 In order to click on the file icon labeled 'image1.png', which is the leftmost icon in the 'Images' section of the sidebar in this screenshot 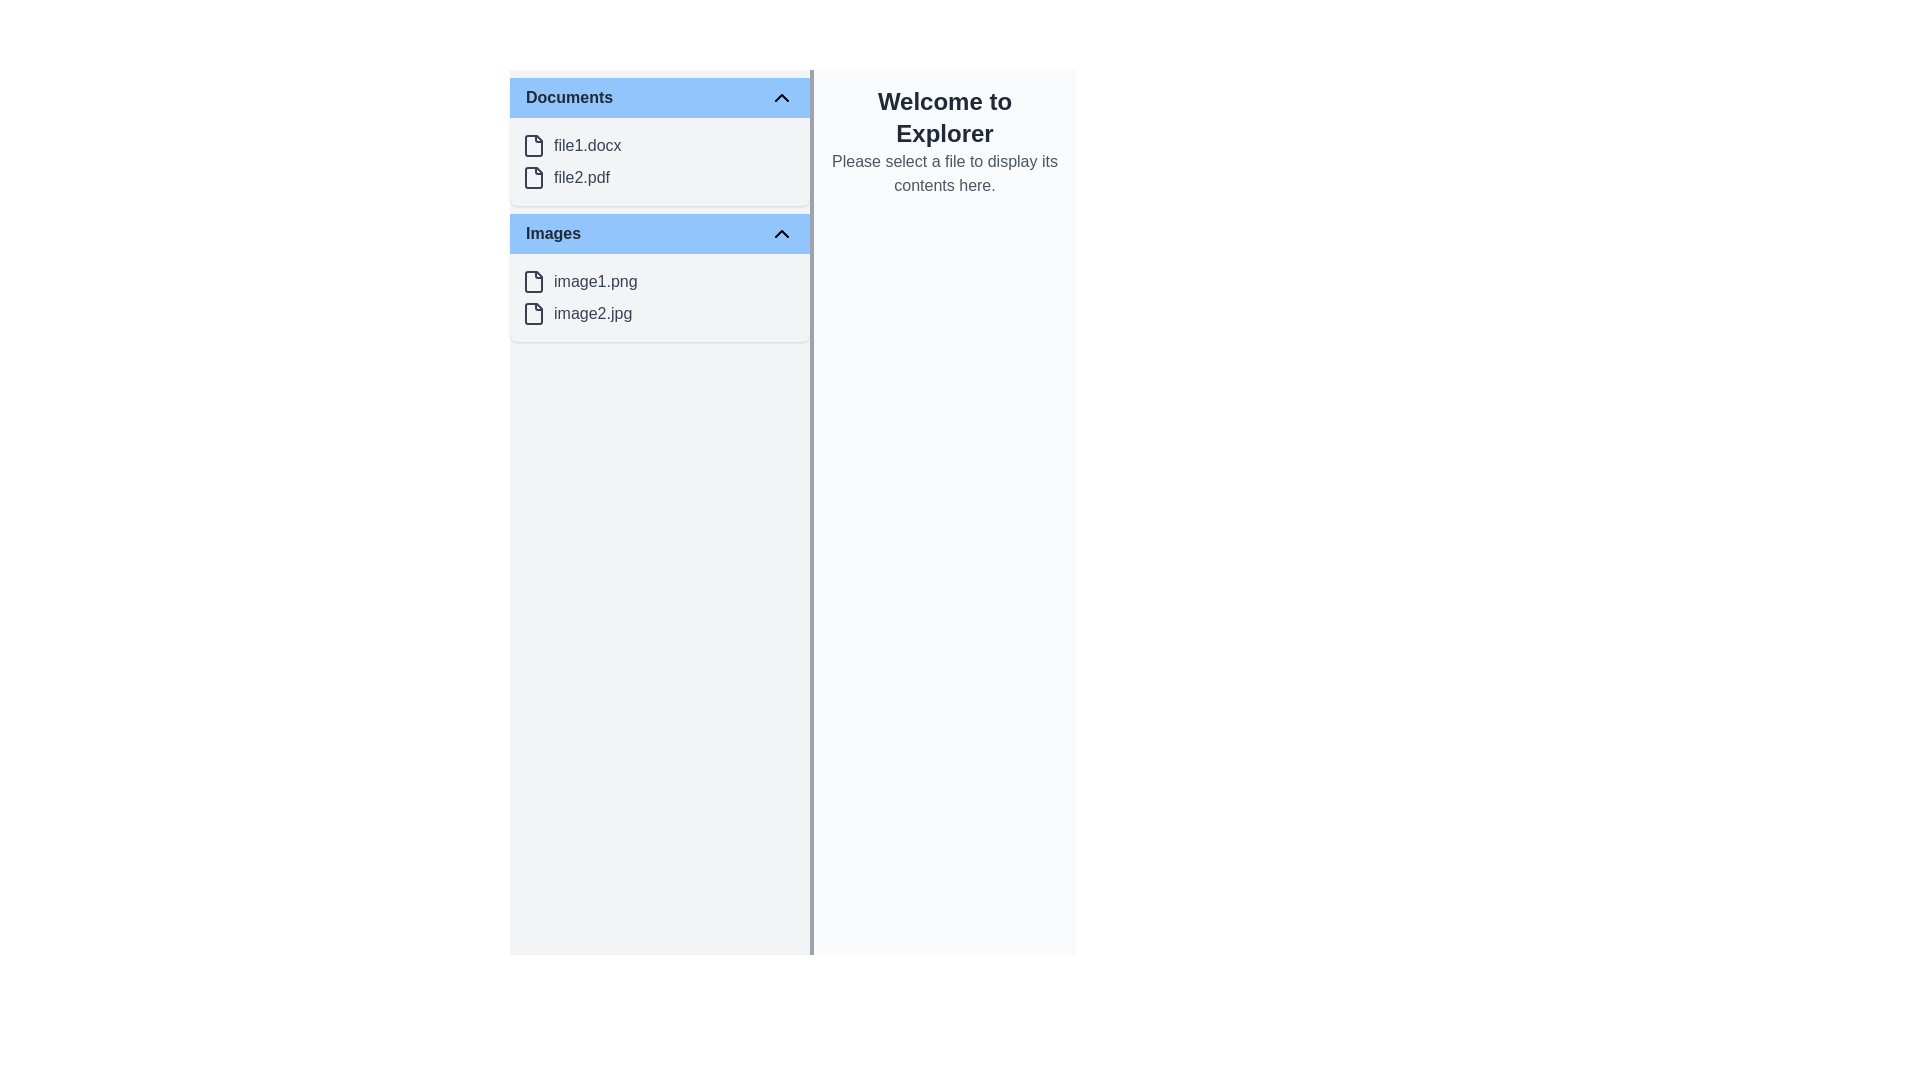, I will do `click(533, 281)`.